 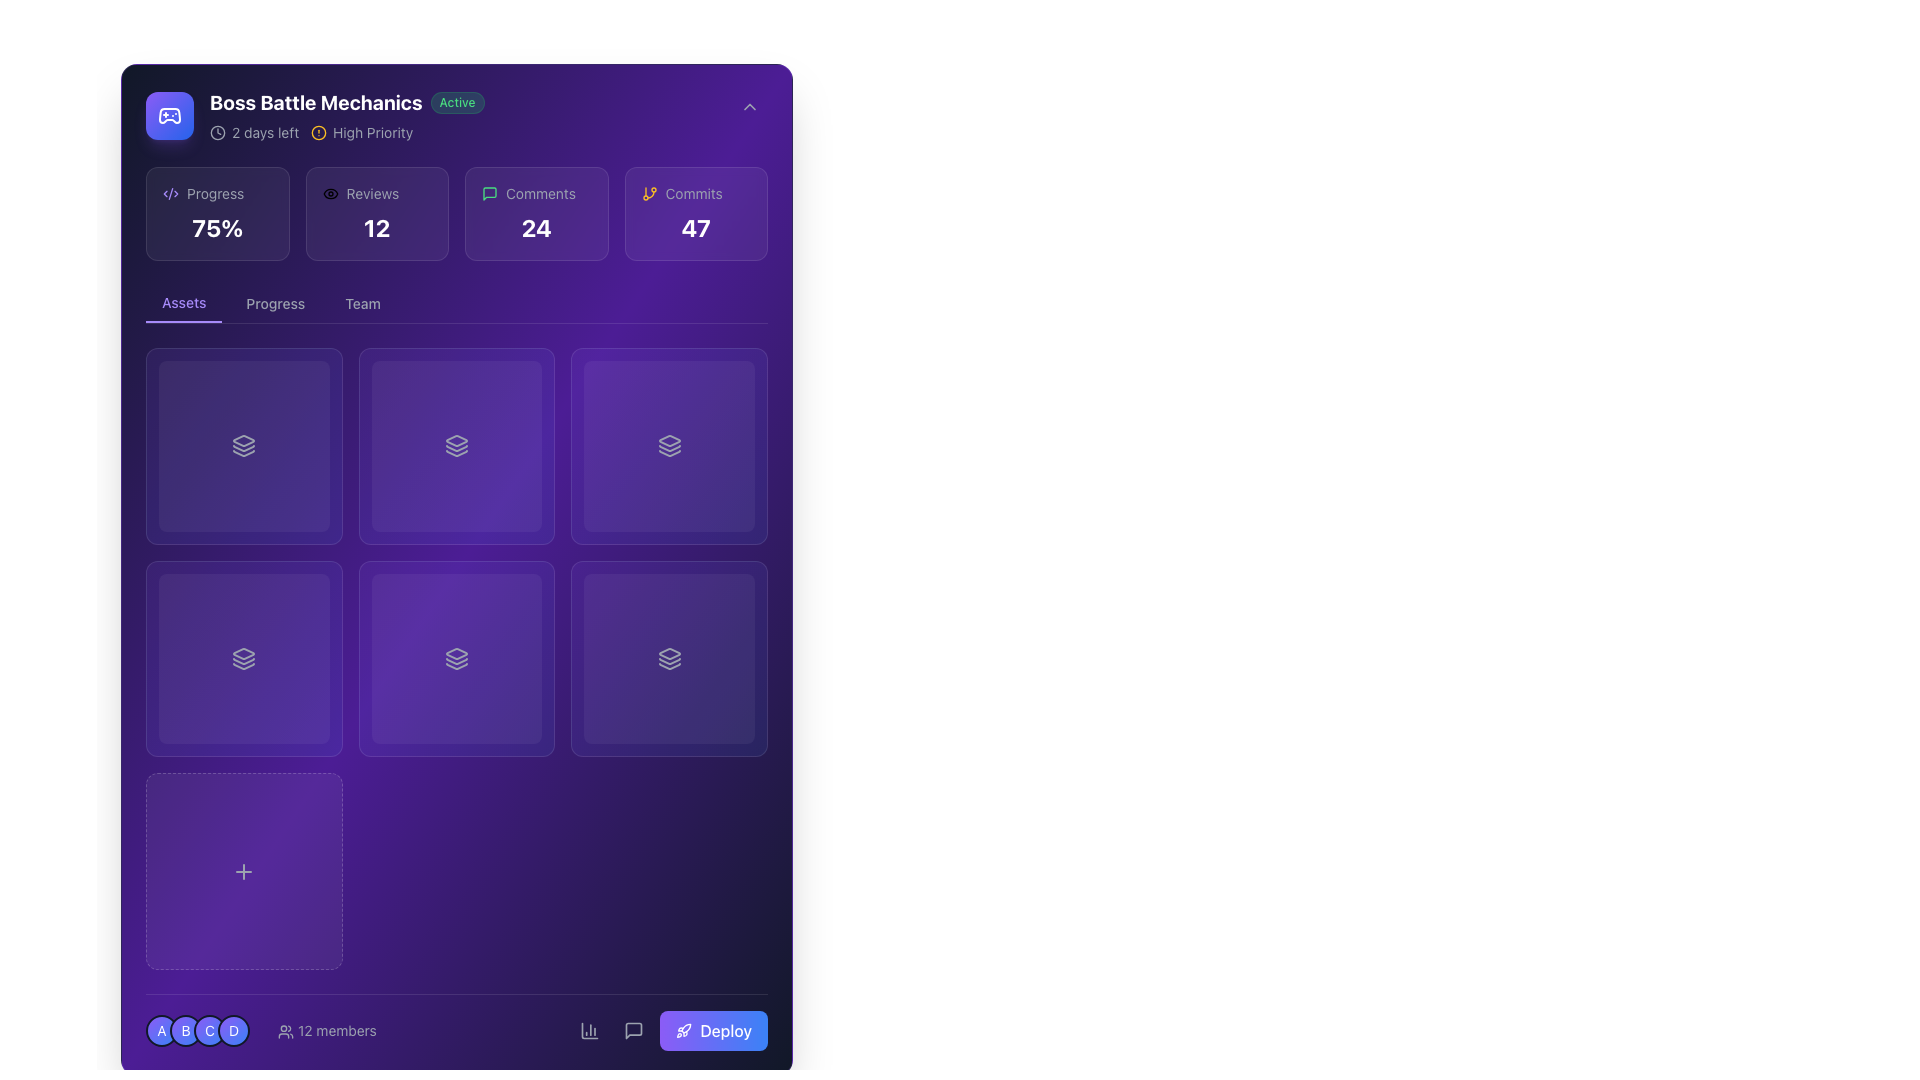 I want to click on the icon embedded within the button located at the bottom-right corner of the interface, so click(x=589, y=1030).